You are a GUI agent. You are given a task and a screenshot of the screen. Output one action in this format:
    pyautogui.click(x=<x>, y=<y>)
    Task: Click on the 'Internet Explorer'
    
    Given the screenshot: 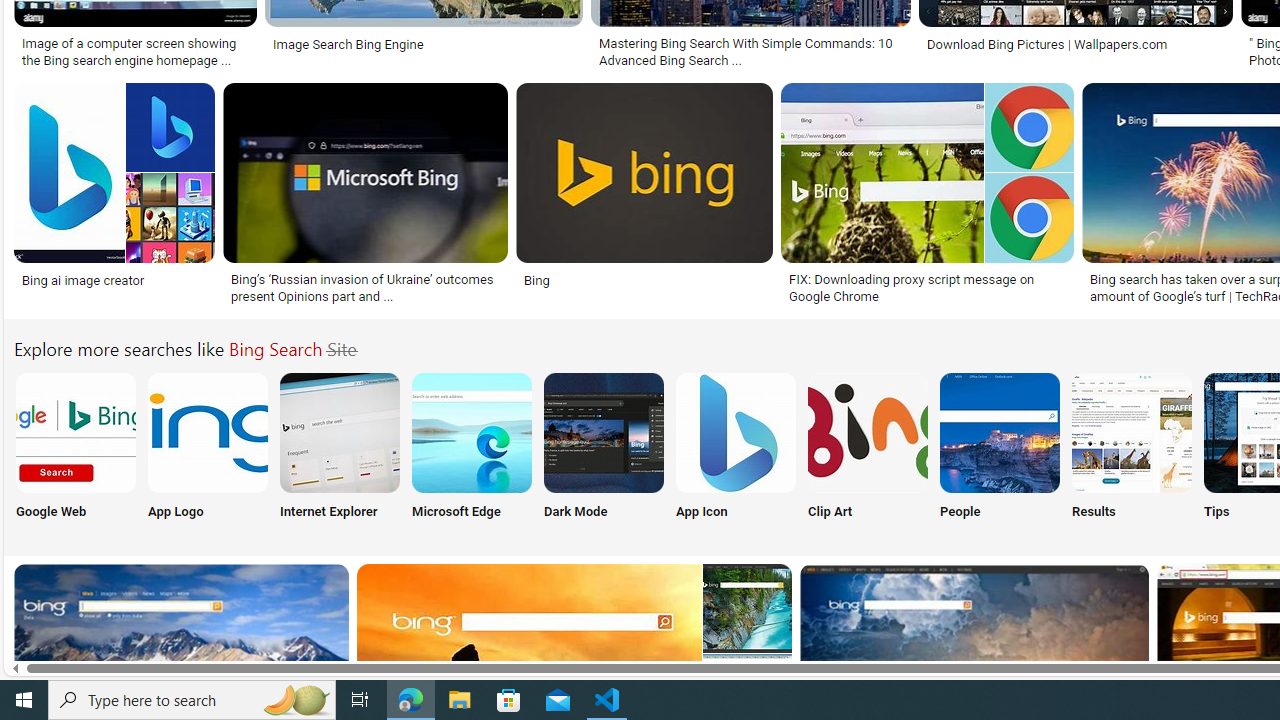 What is the action you would take?
    pyautogui.click(x=339, y=450)
    